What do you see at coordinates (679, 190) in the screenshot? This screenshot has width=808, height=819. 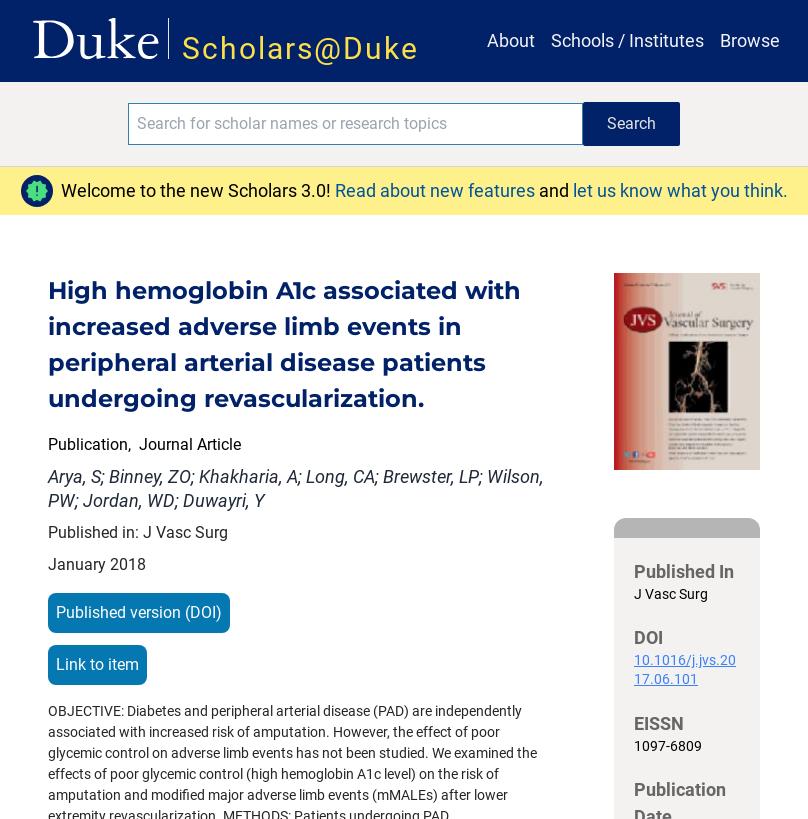 I see `'let us know what you think.'` at bounding box center [679, 190].